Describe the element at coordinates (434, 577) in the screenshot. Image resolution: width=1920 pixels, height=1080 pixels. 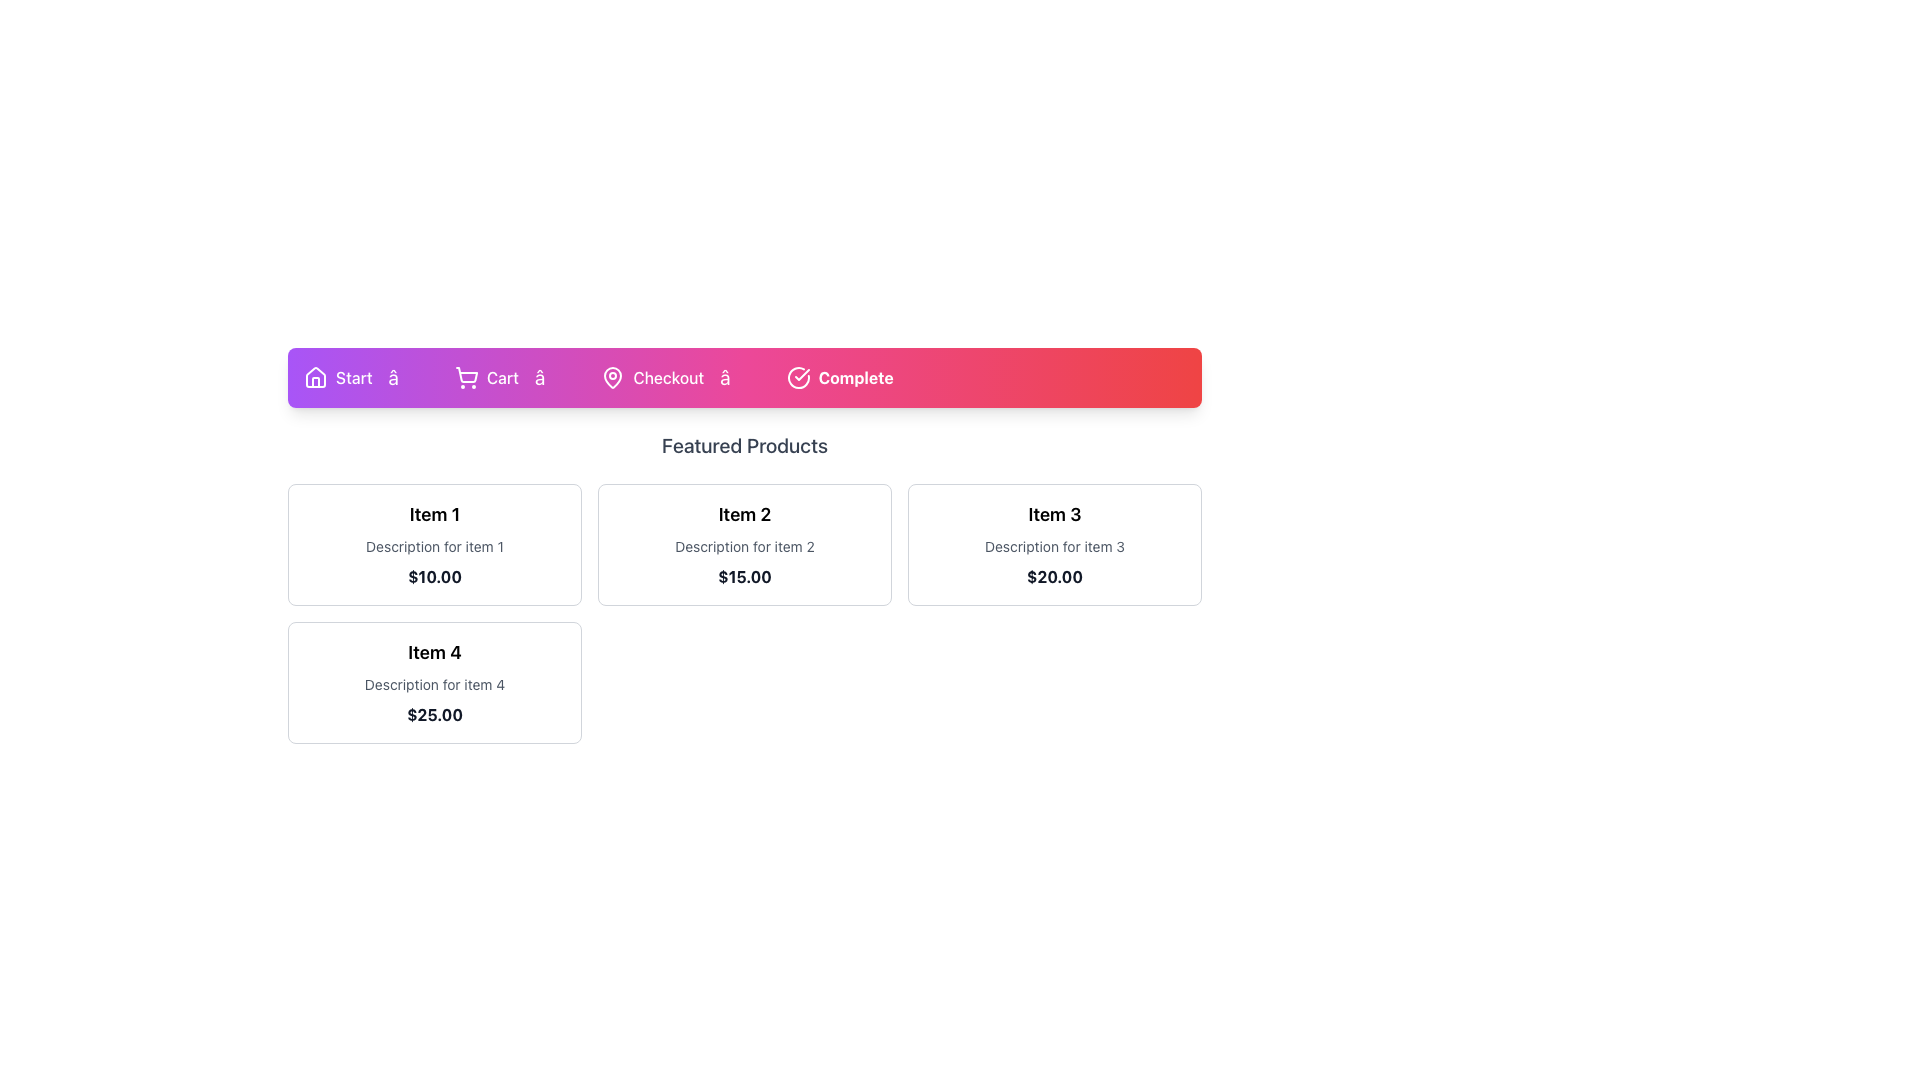
I see `the price information text label for Item 1, located directly under the description text 'Description for item 1'` at that location.